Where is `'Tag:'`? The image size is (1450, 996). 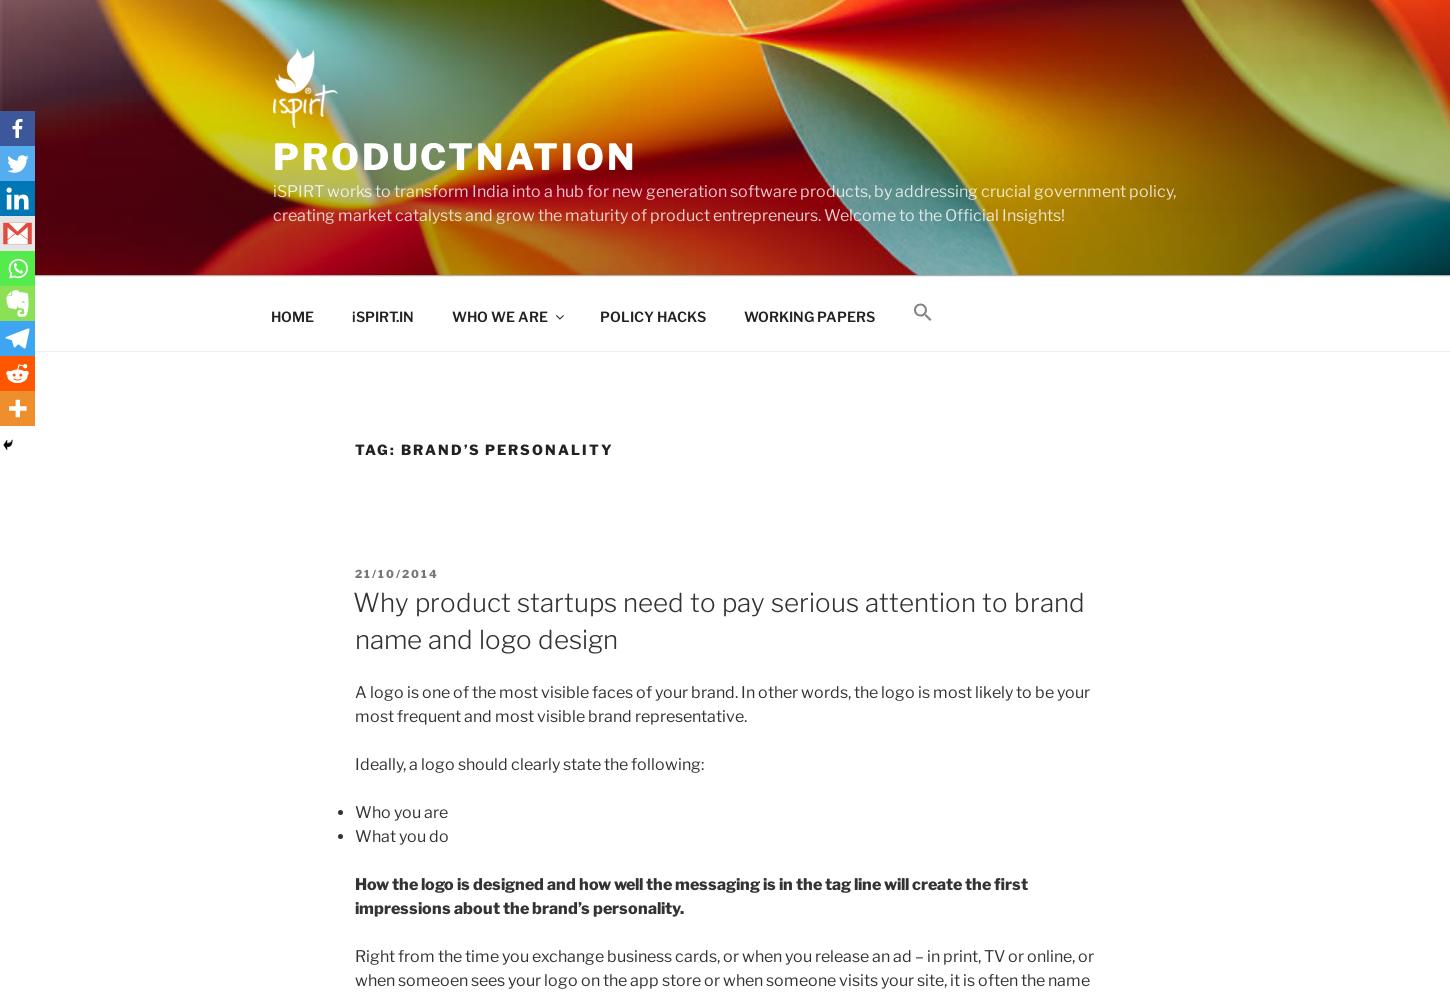
'Tag:' is located at coordinates (376, 449).